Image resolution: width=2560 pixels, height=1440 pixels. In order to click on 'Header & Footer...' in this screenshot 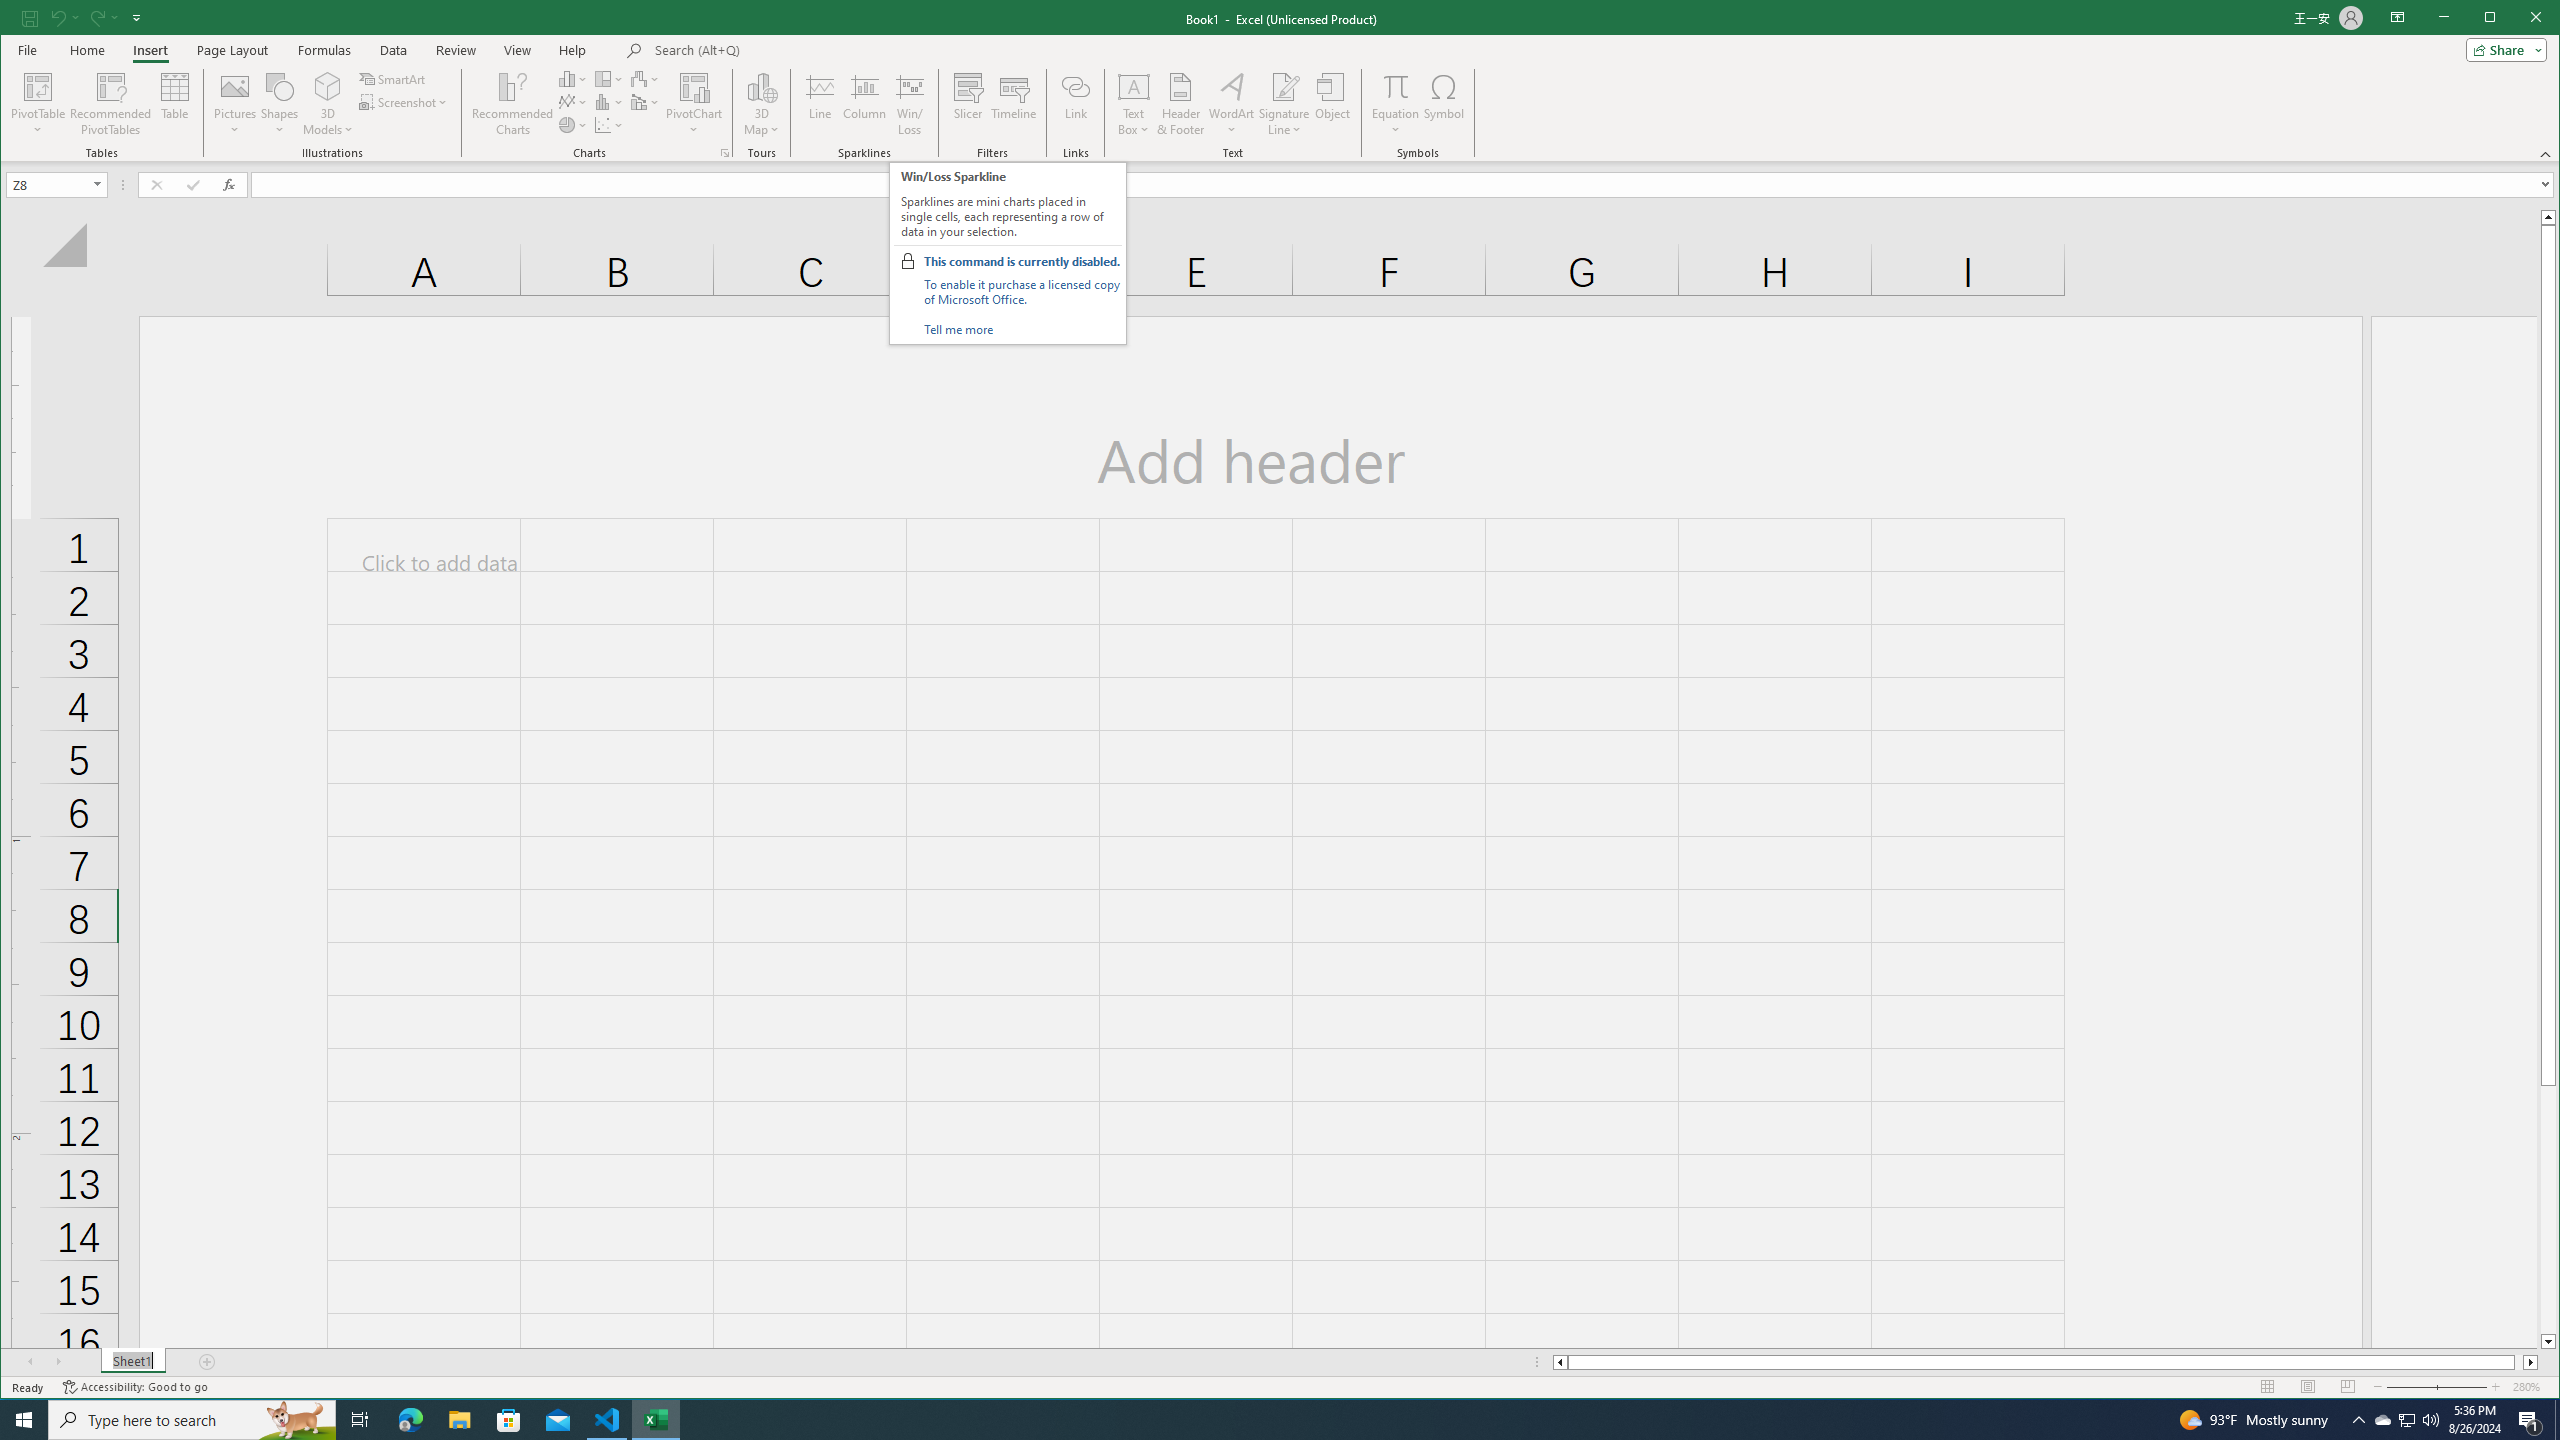, I will do `click(1179, 103)`.